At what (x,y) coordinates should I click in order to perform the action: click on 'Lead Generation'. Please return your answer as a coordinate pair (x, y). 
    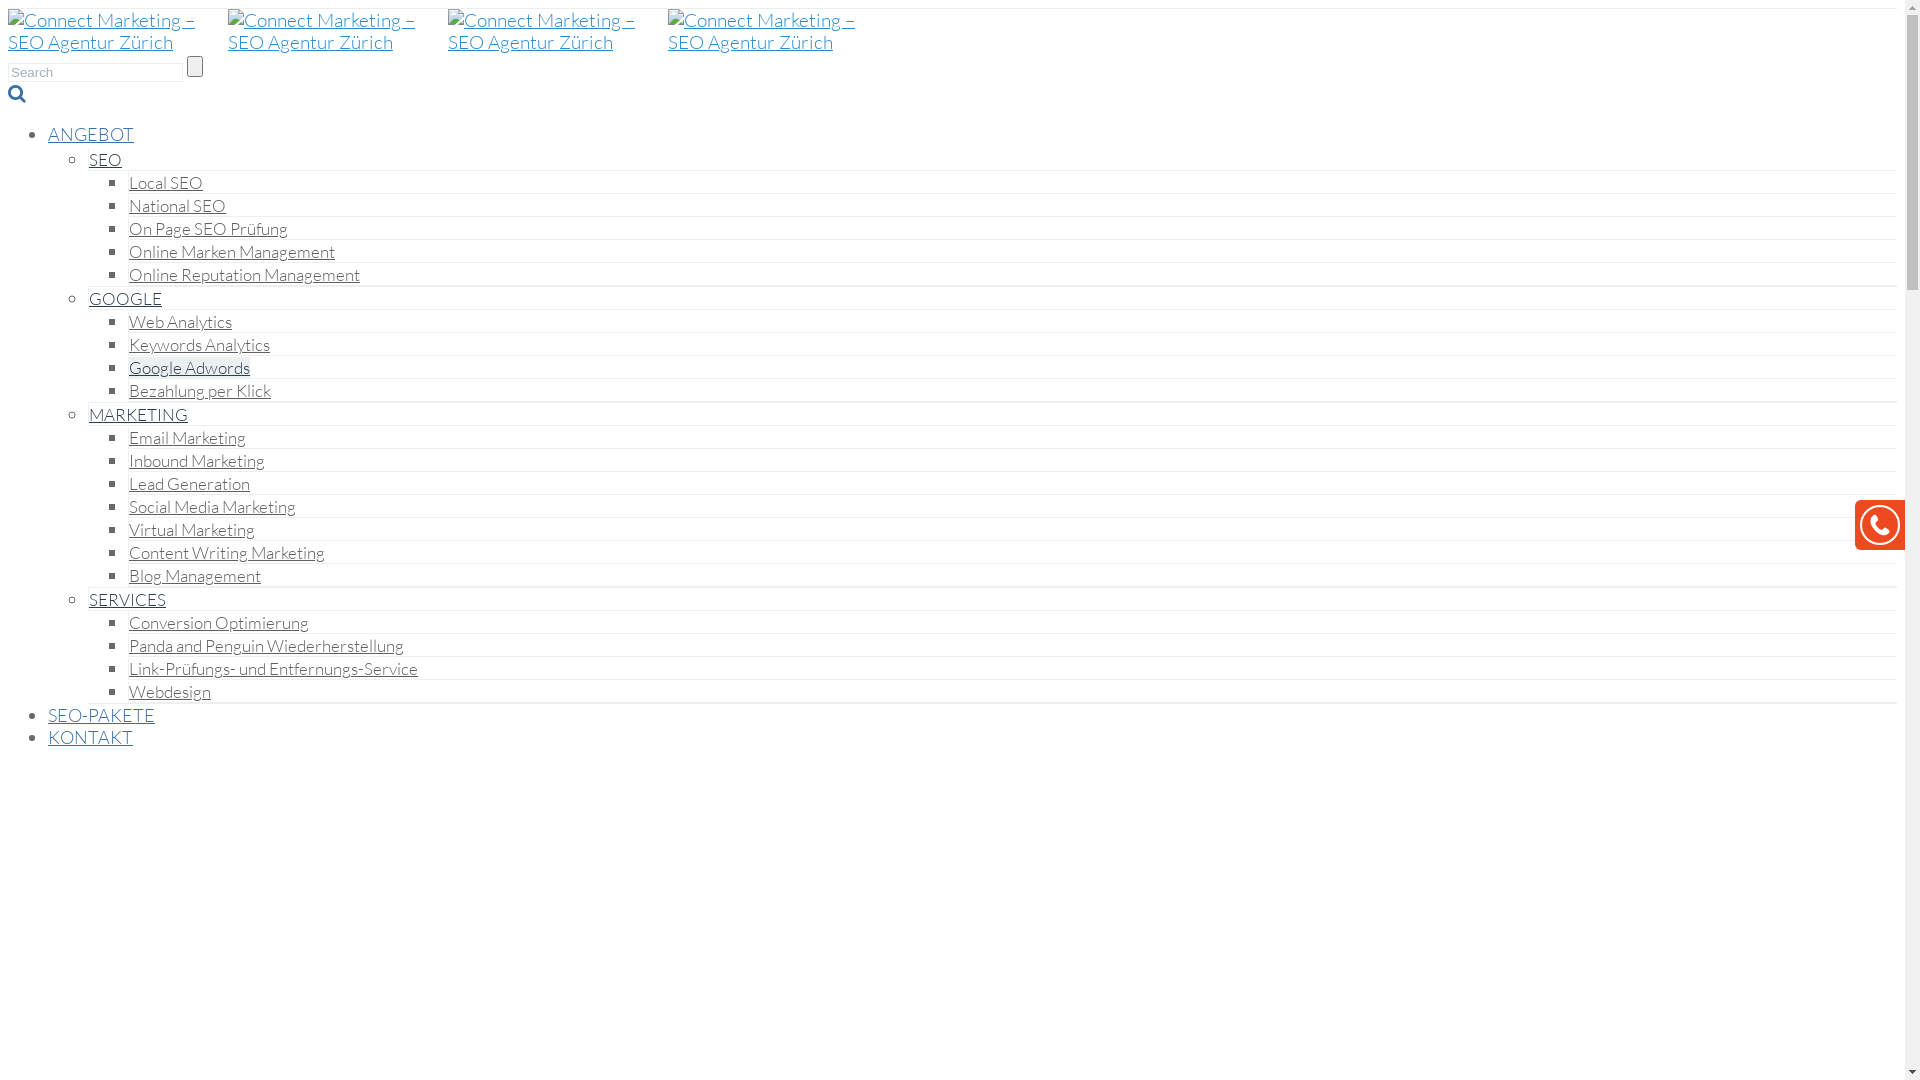
    Looking at the image, I should click on (127, 483).